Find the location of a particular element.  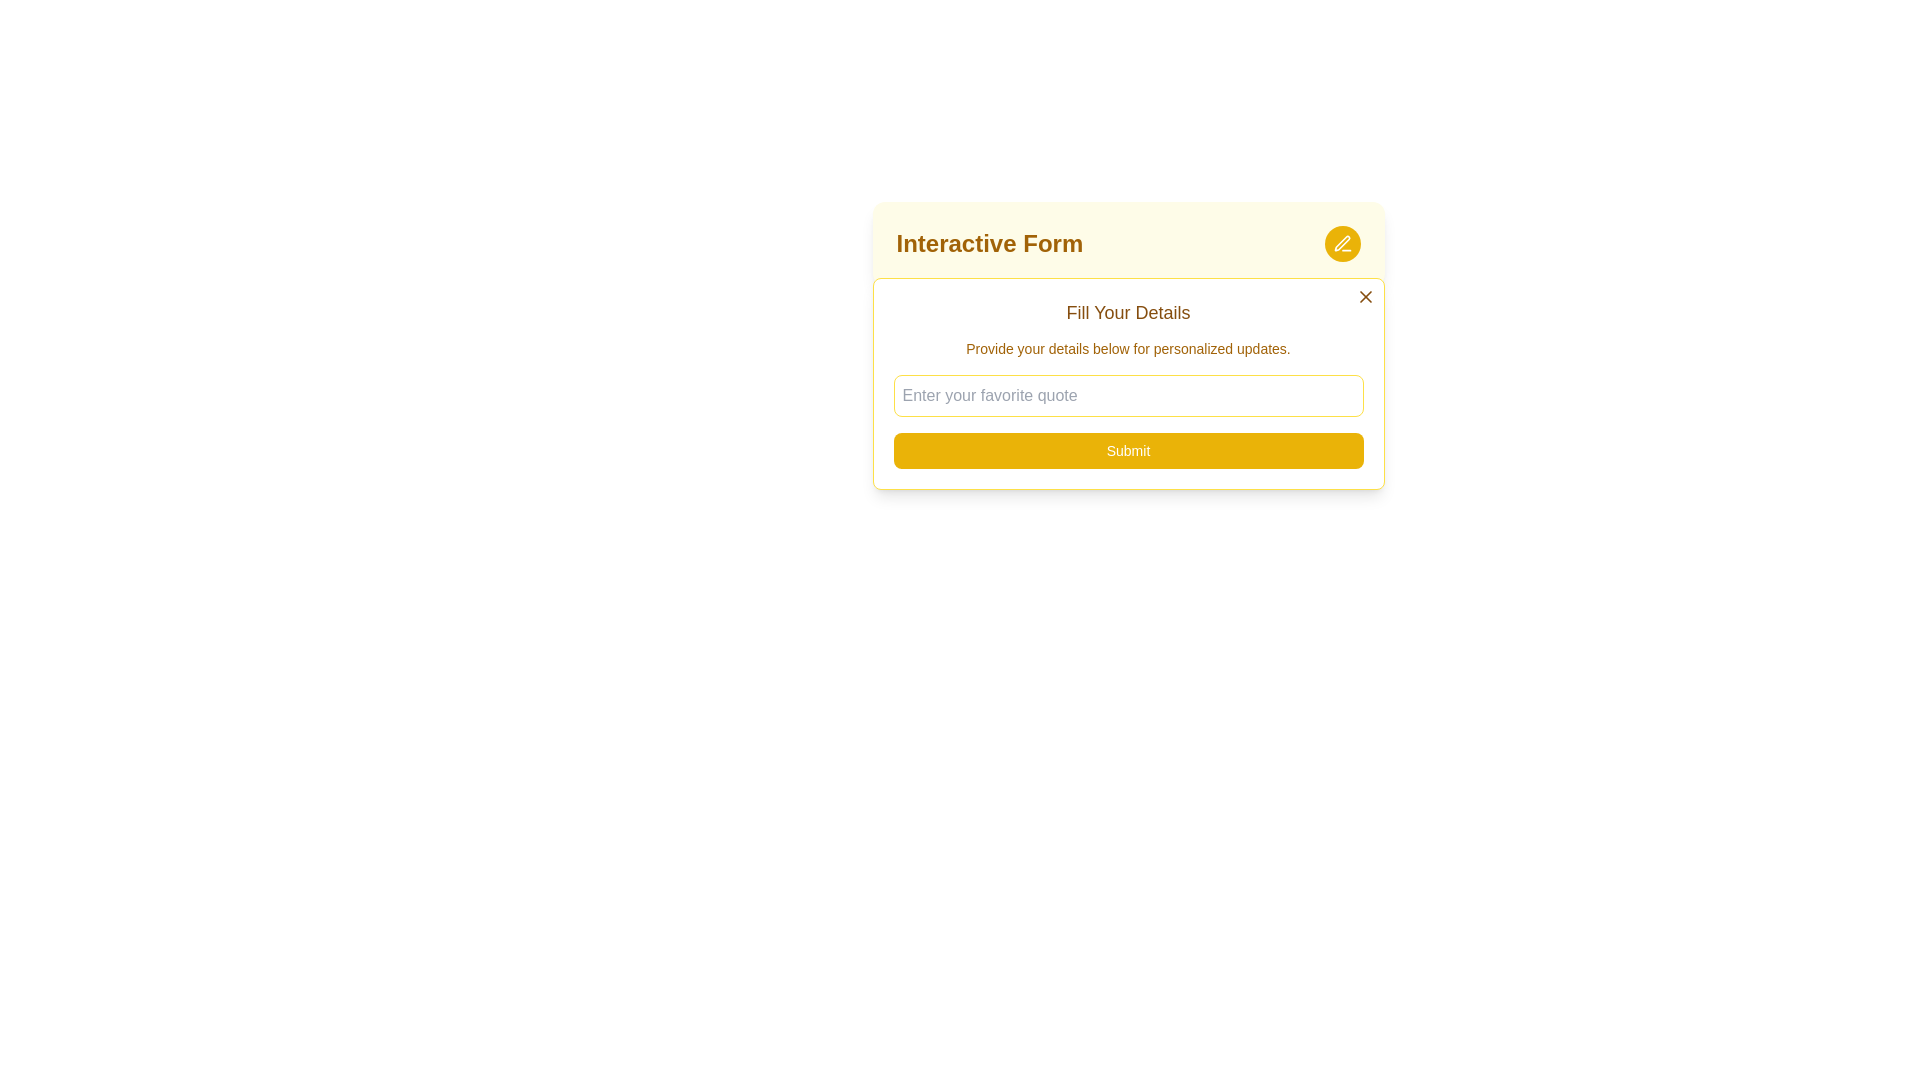

the edit tool button located in the top-right corner of the 'Interactive Form' header section, which allows the user to adjust or modify header details is located at coordinates (1342, 242).